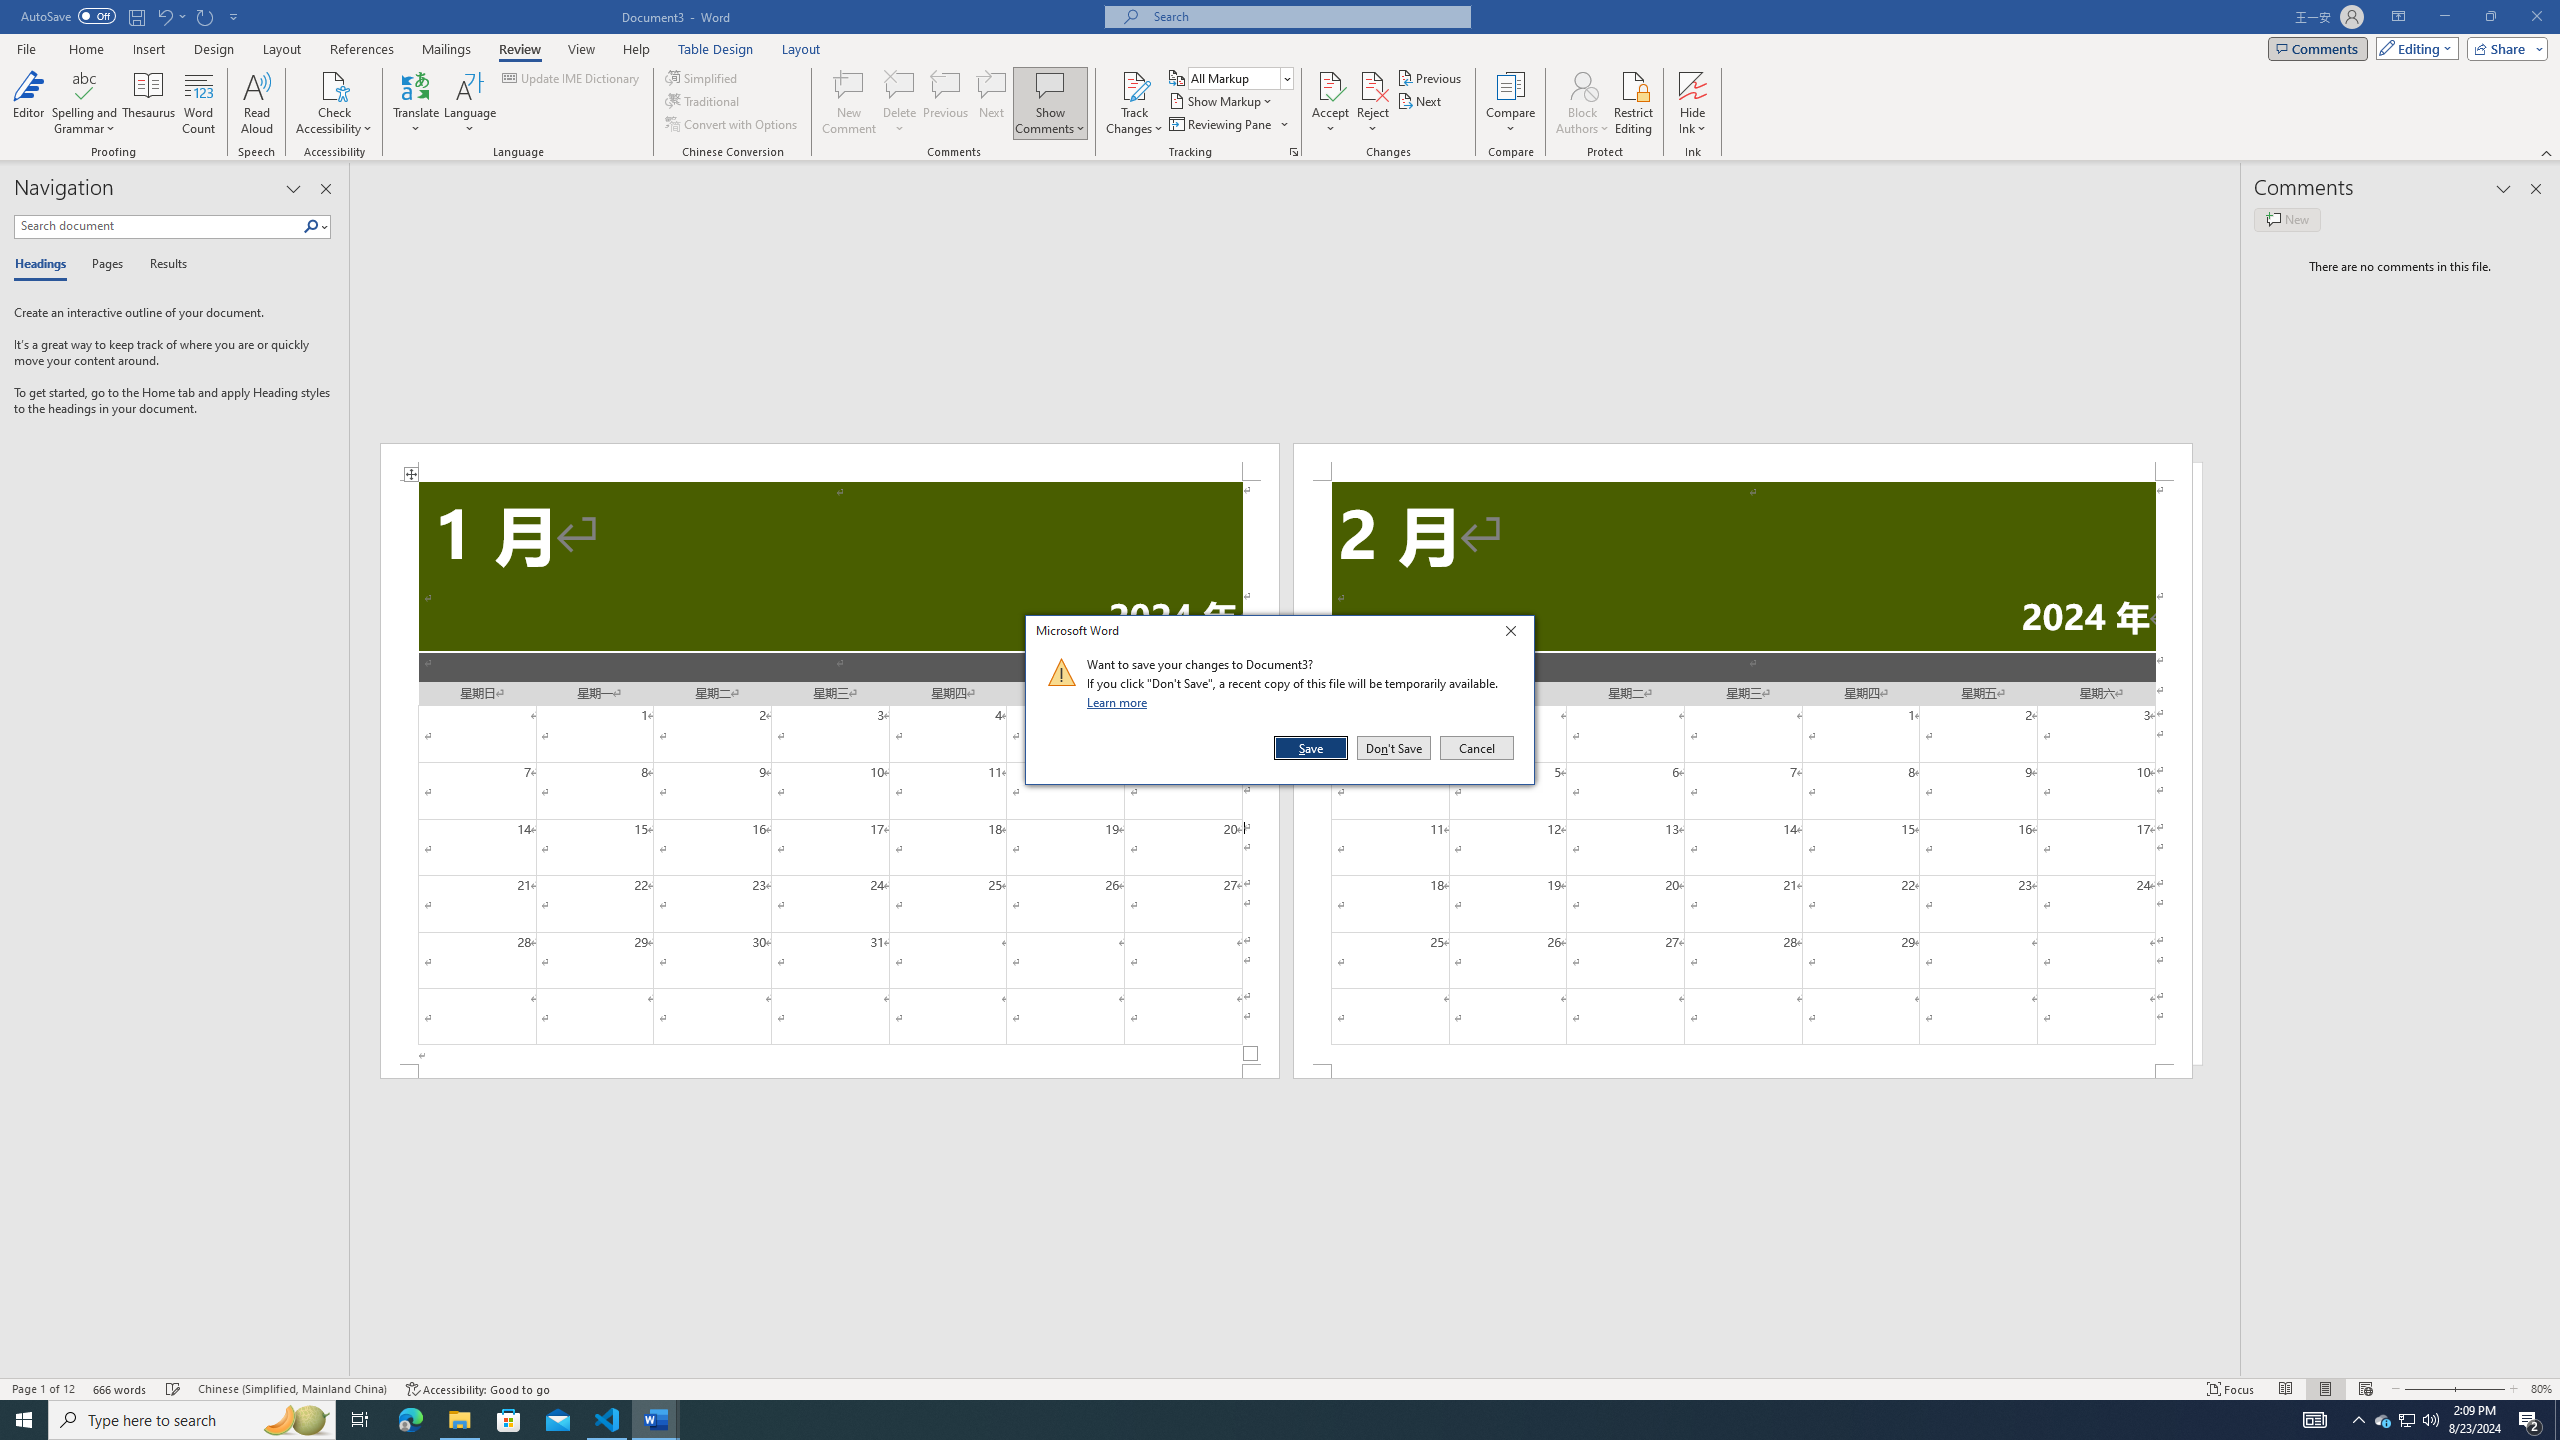  Describe the element at coordinates (704, 77) in the screenshot. I see `'Simplified'` at that location.